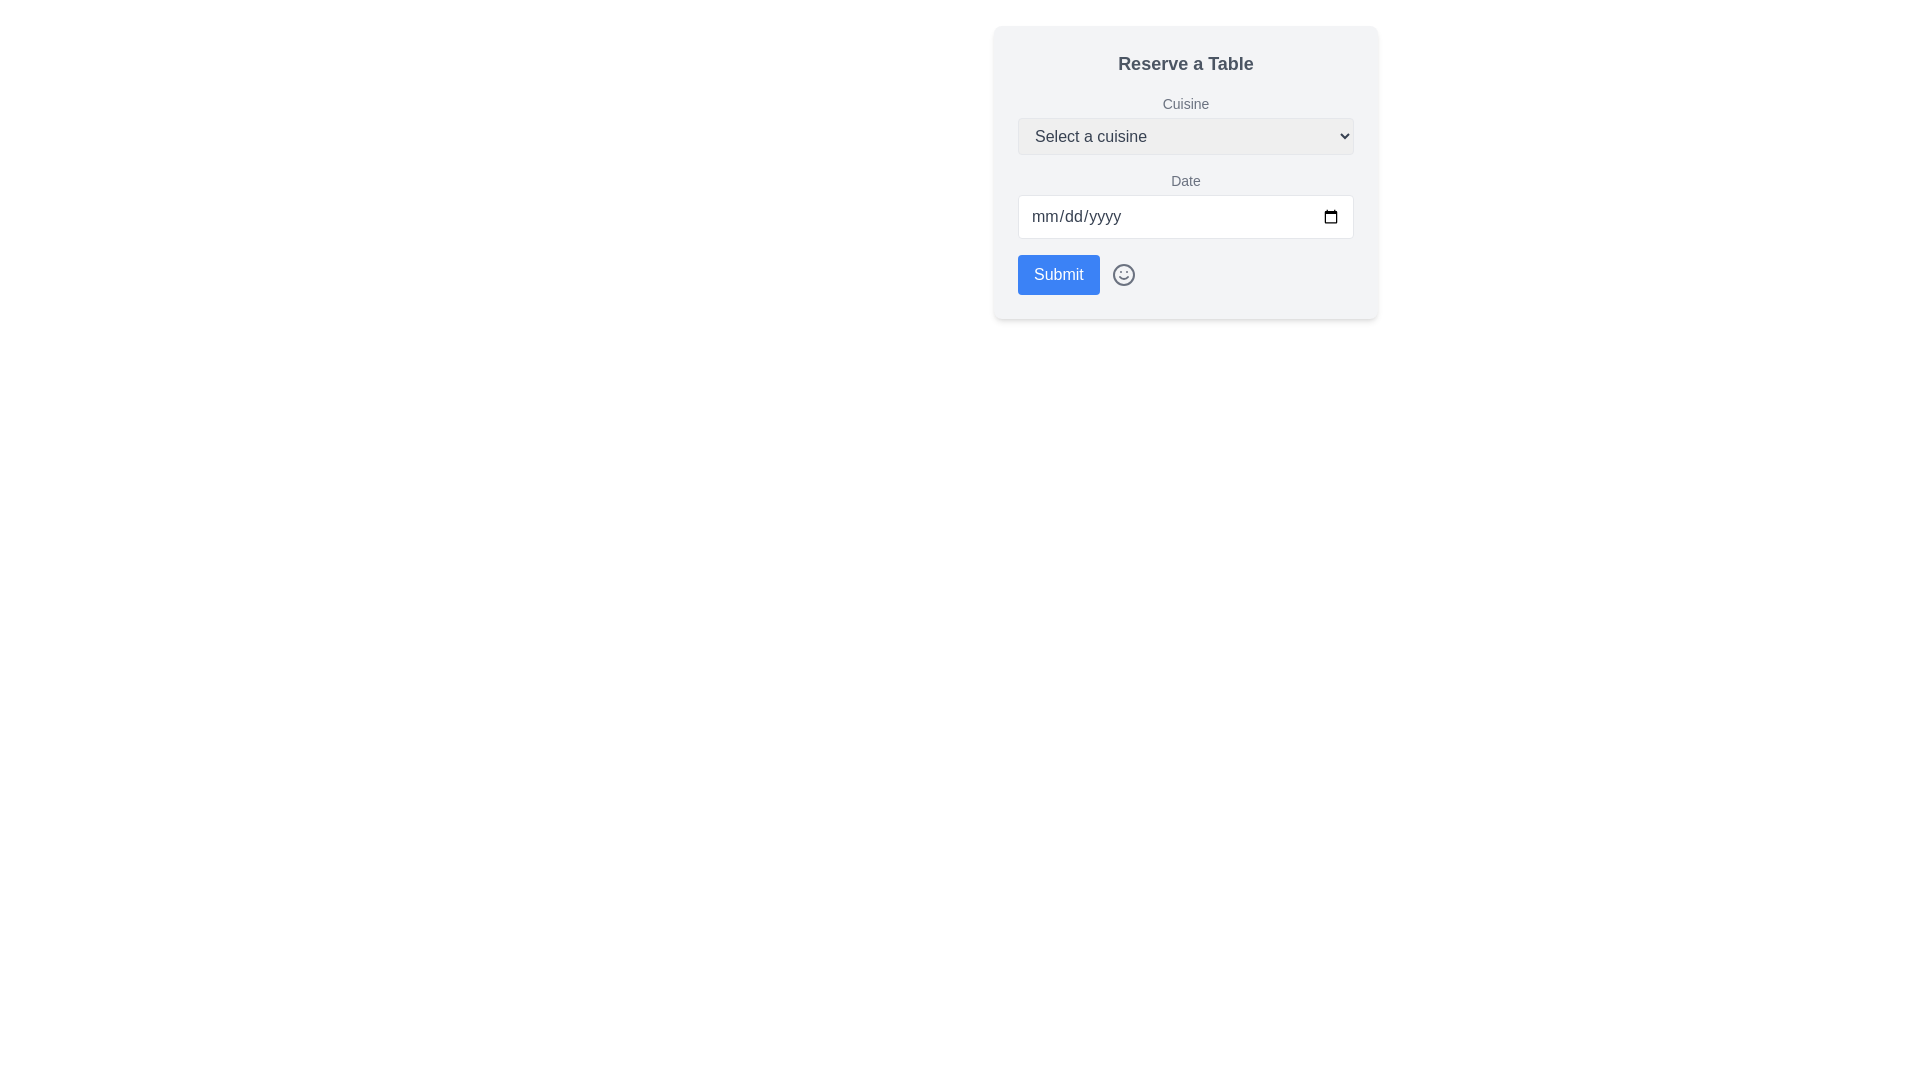 This screenshot has width=1920, height=1080. What do you see at coordinates (1185, 124) in the screenshot?
I see `the dropdown arrow in the 'Cuisine' section` at bounding box center [1185, 124].